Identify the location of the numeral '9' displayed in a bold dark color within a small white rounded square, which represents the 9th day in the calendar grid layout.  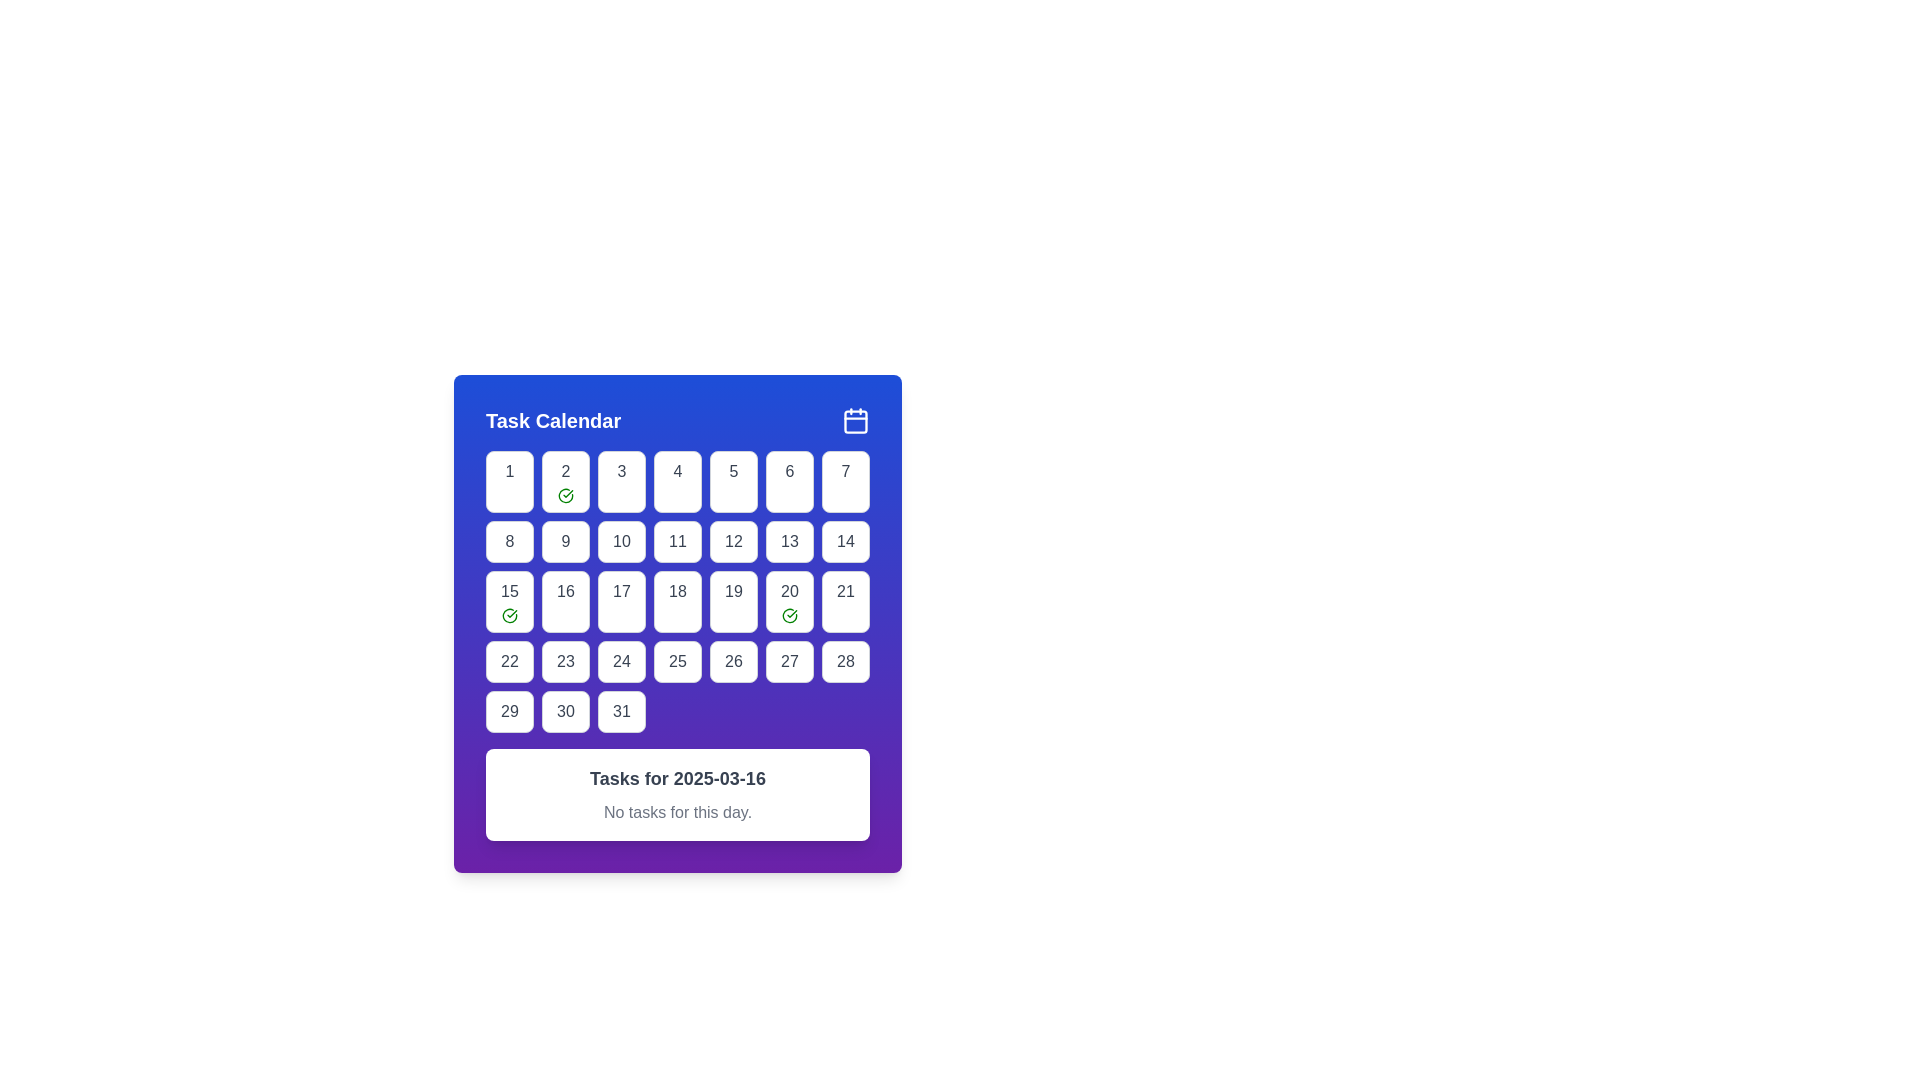
(565, 542).